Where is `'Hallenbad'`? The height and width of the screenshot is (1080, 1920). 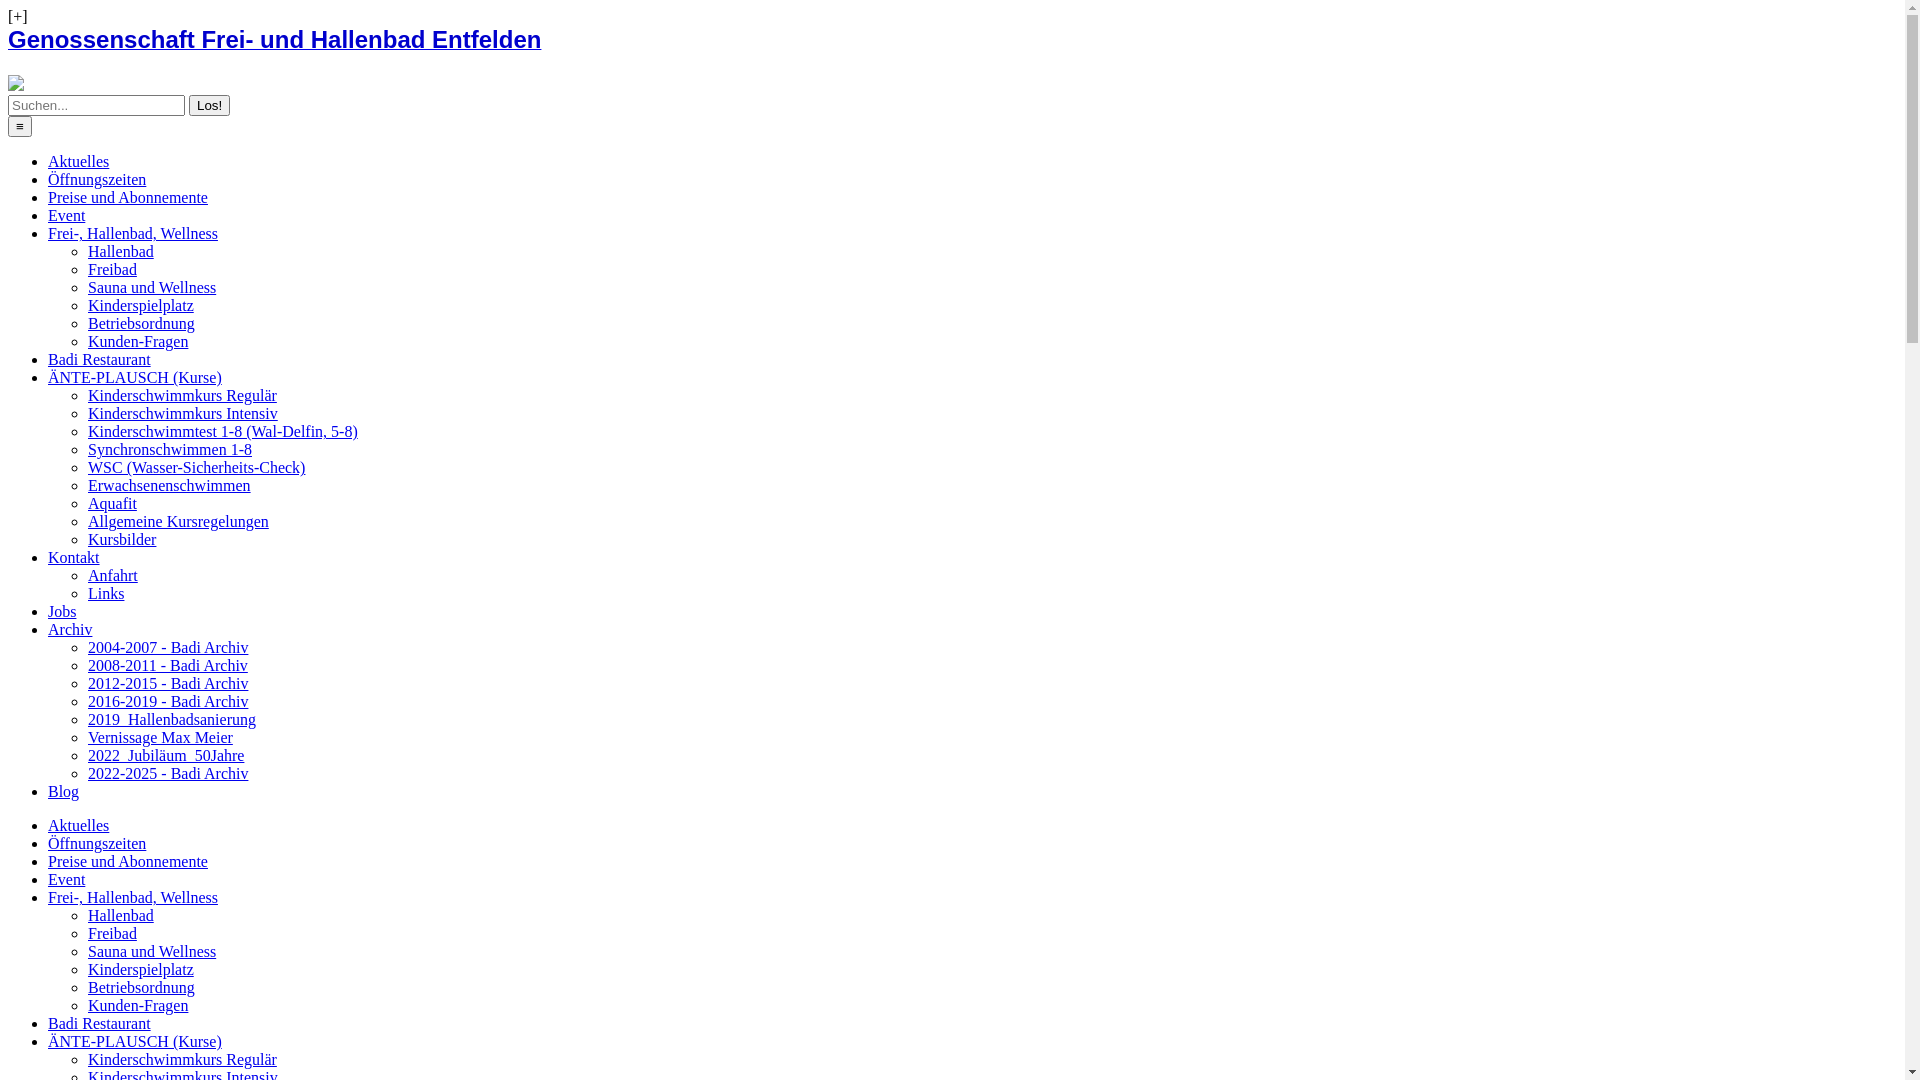 'Hallenbad' is located at coordinates (86, 915).